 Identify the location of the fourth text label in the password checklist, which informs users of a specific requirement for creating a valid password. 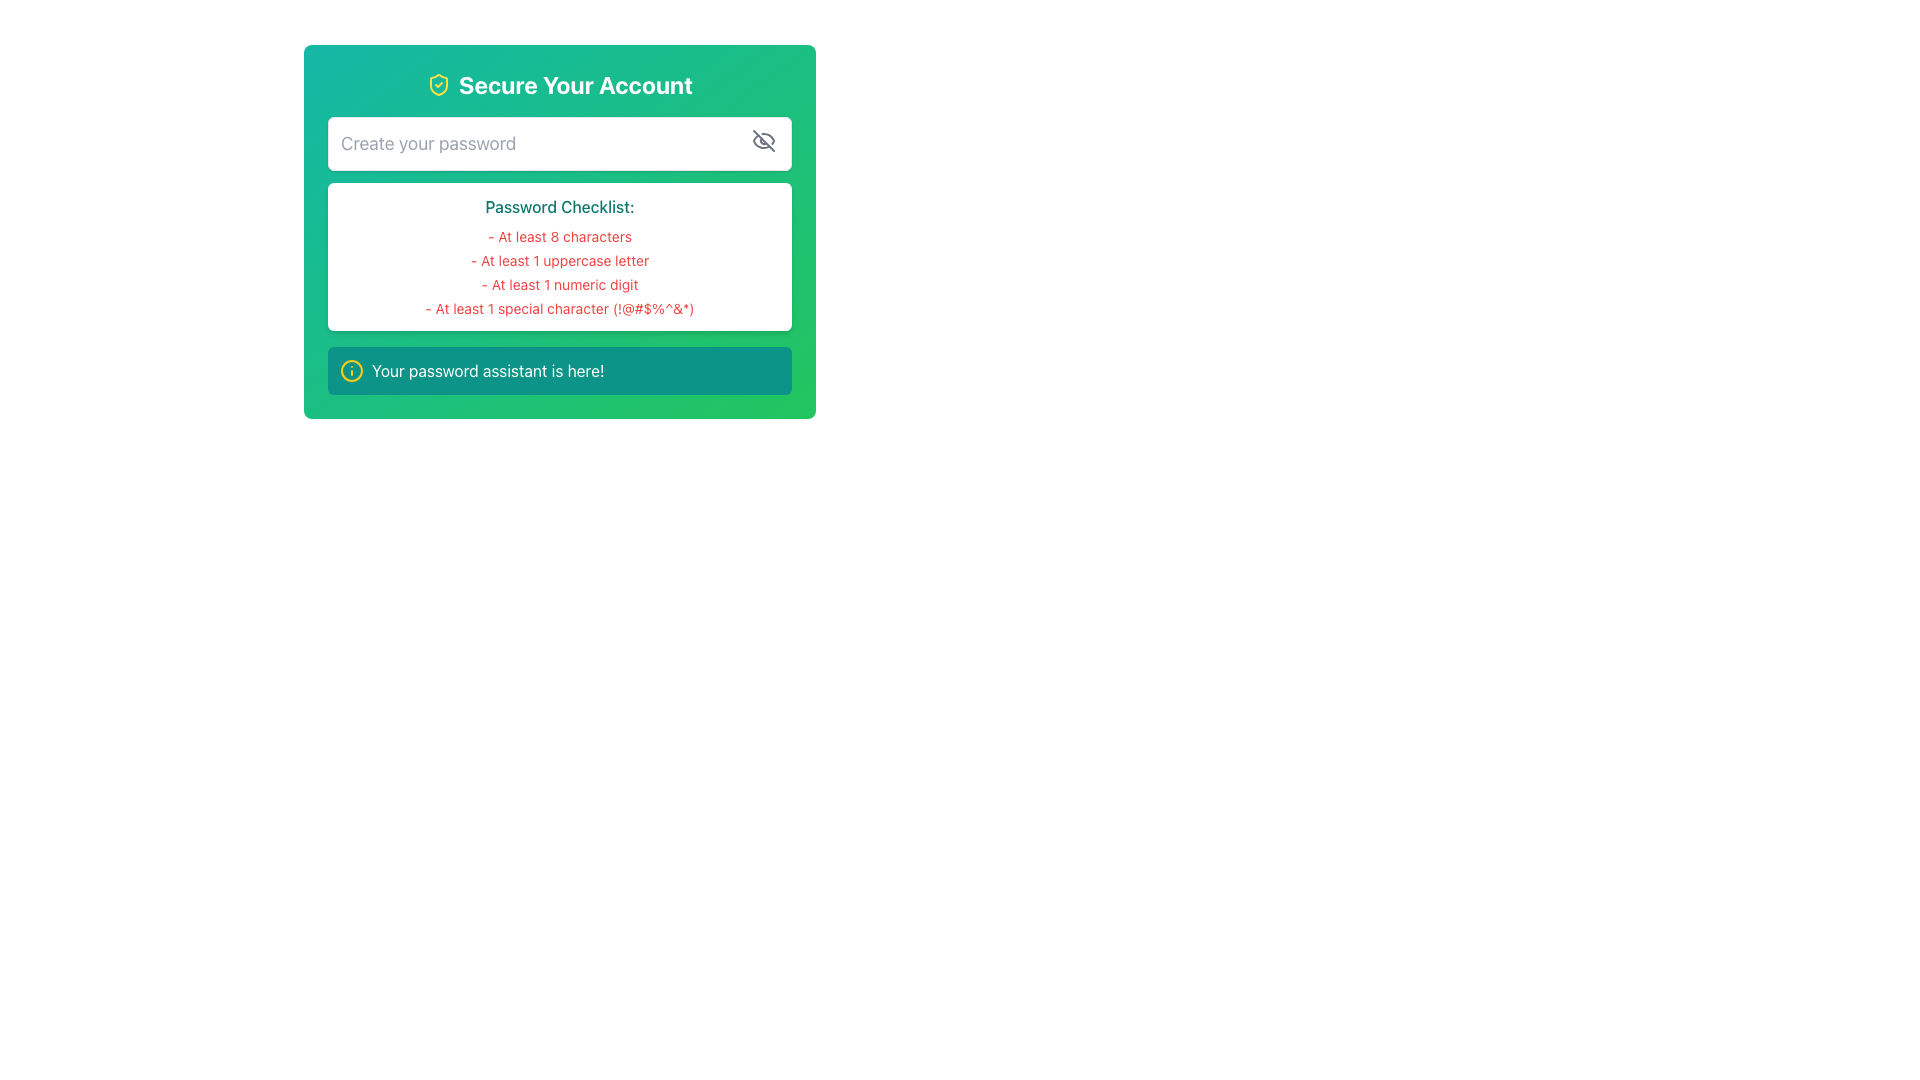
(560, 308).